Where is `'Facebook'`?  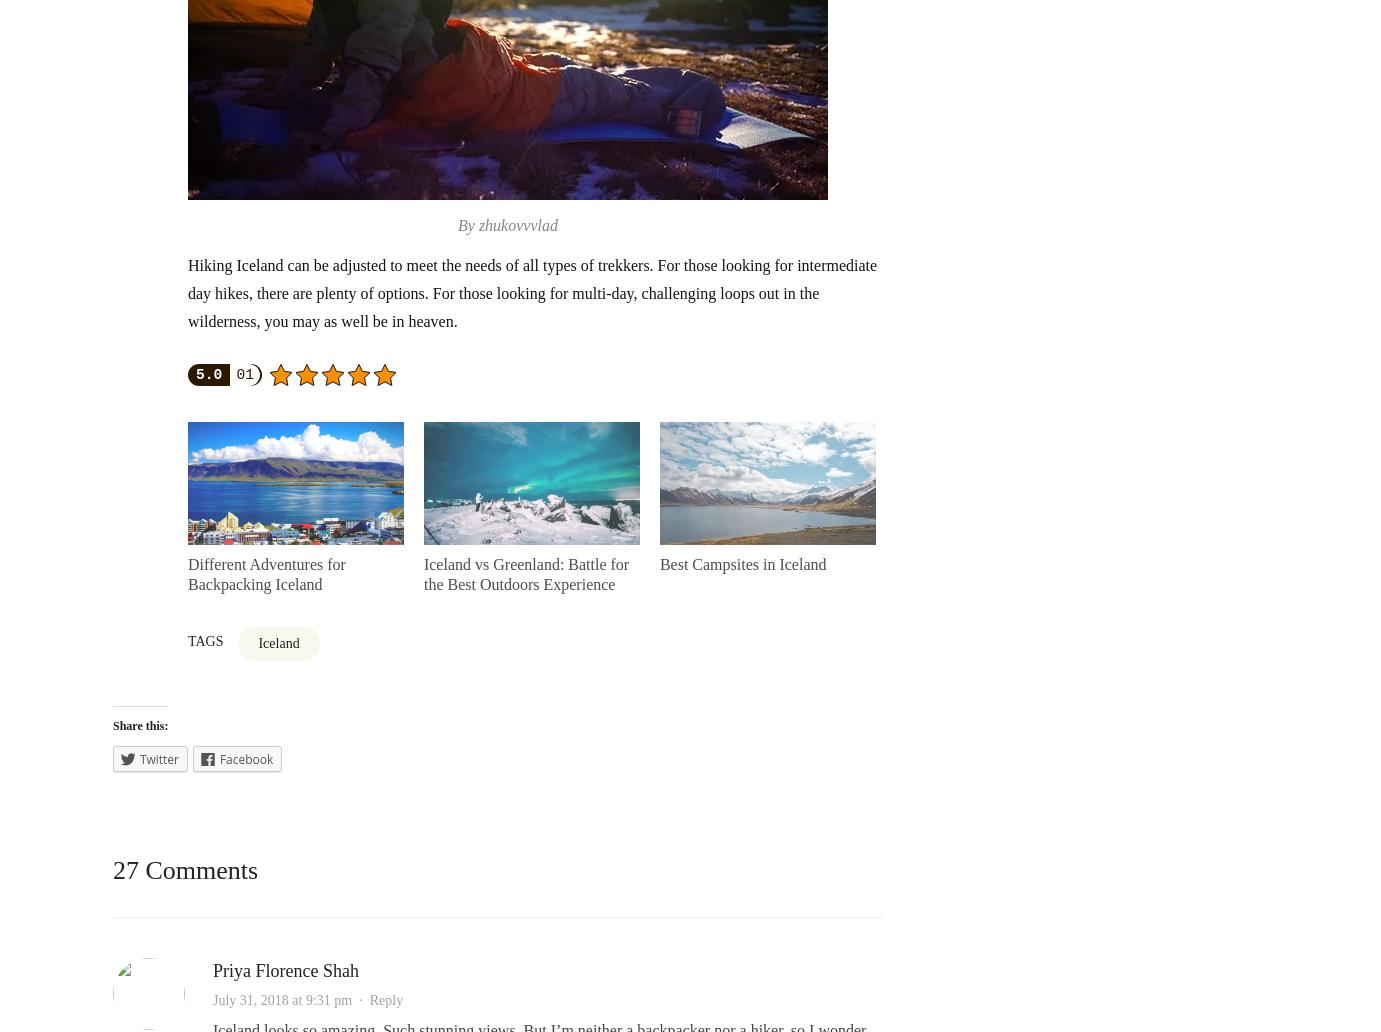 'Facebook' is located at coordinates (245, 757).